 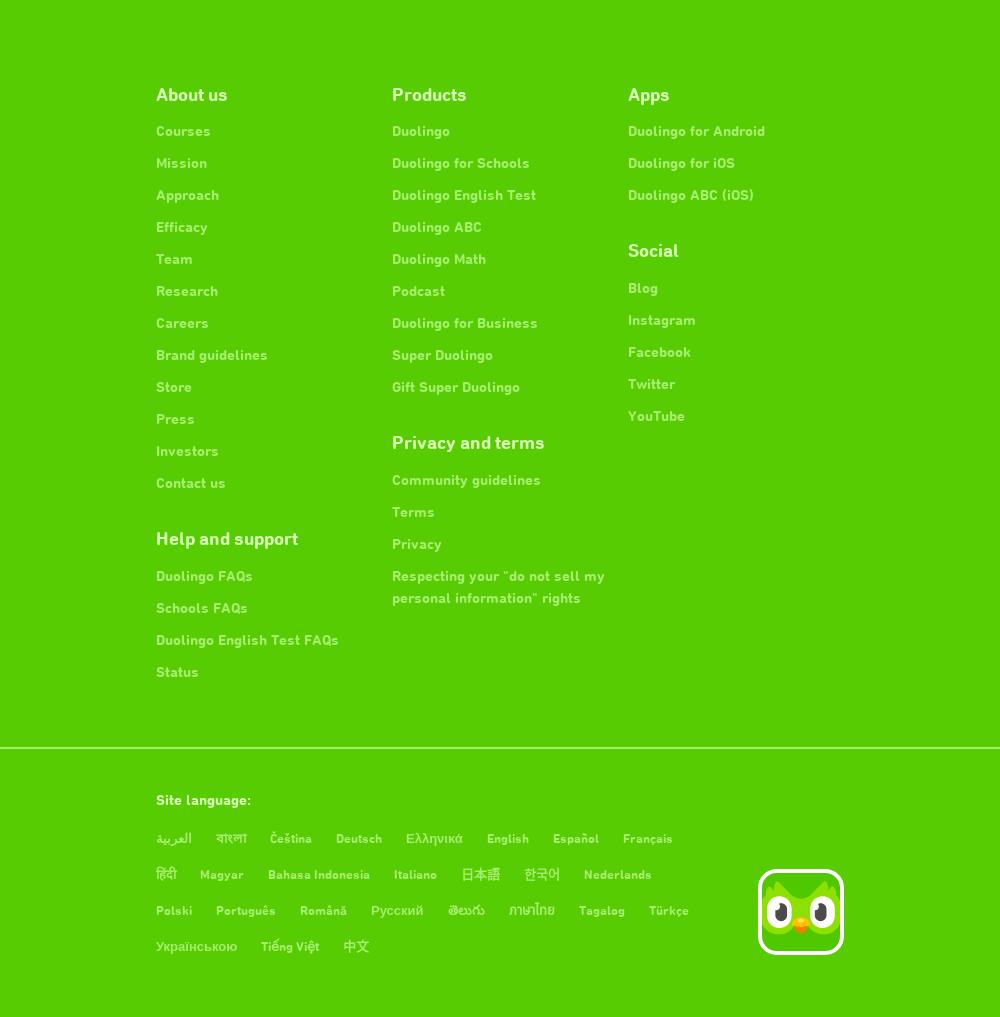 What do you see at coordinates (245, 909) in the screenshot?
I see `'Português'` at bounding box center [245, 909].